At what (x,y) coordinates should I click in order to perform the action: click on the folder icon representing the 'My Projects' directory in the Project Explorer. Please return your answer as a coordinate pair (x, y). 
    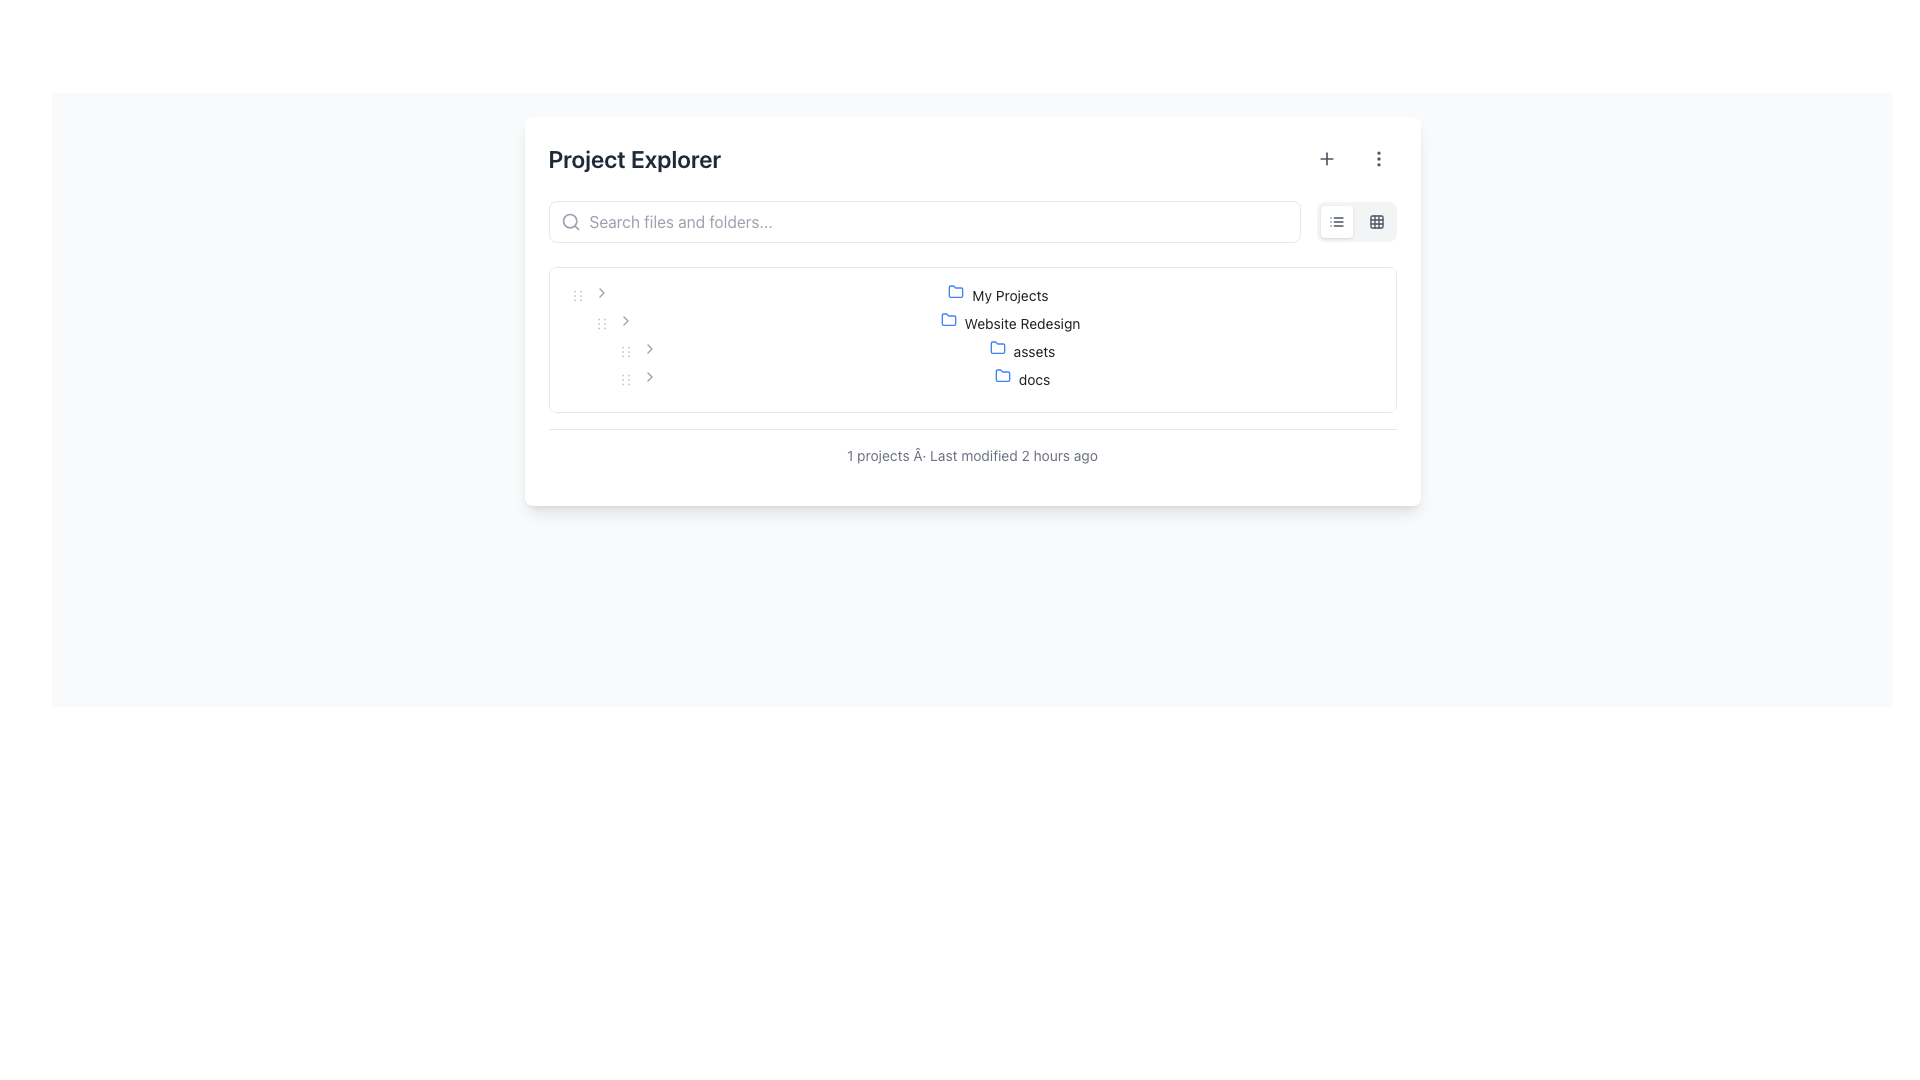
    Looking at the image, I should click on (955, 292).